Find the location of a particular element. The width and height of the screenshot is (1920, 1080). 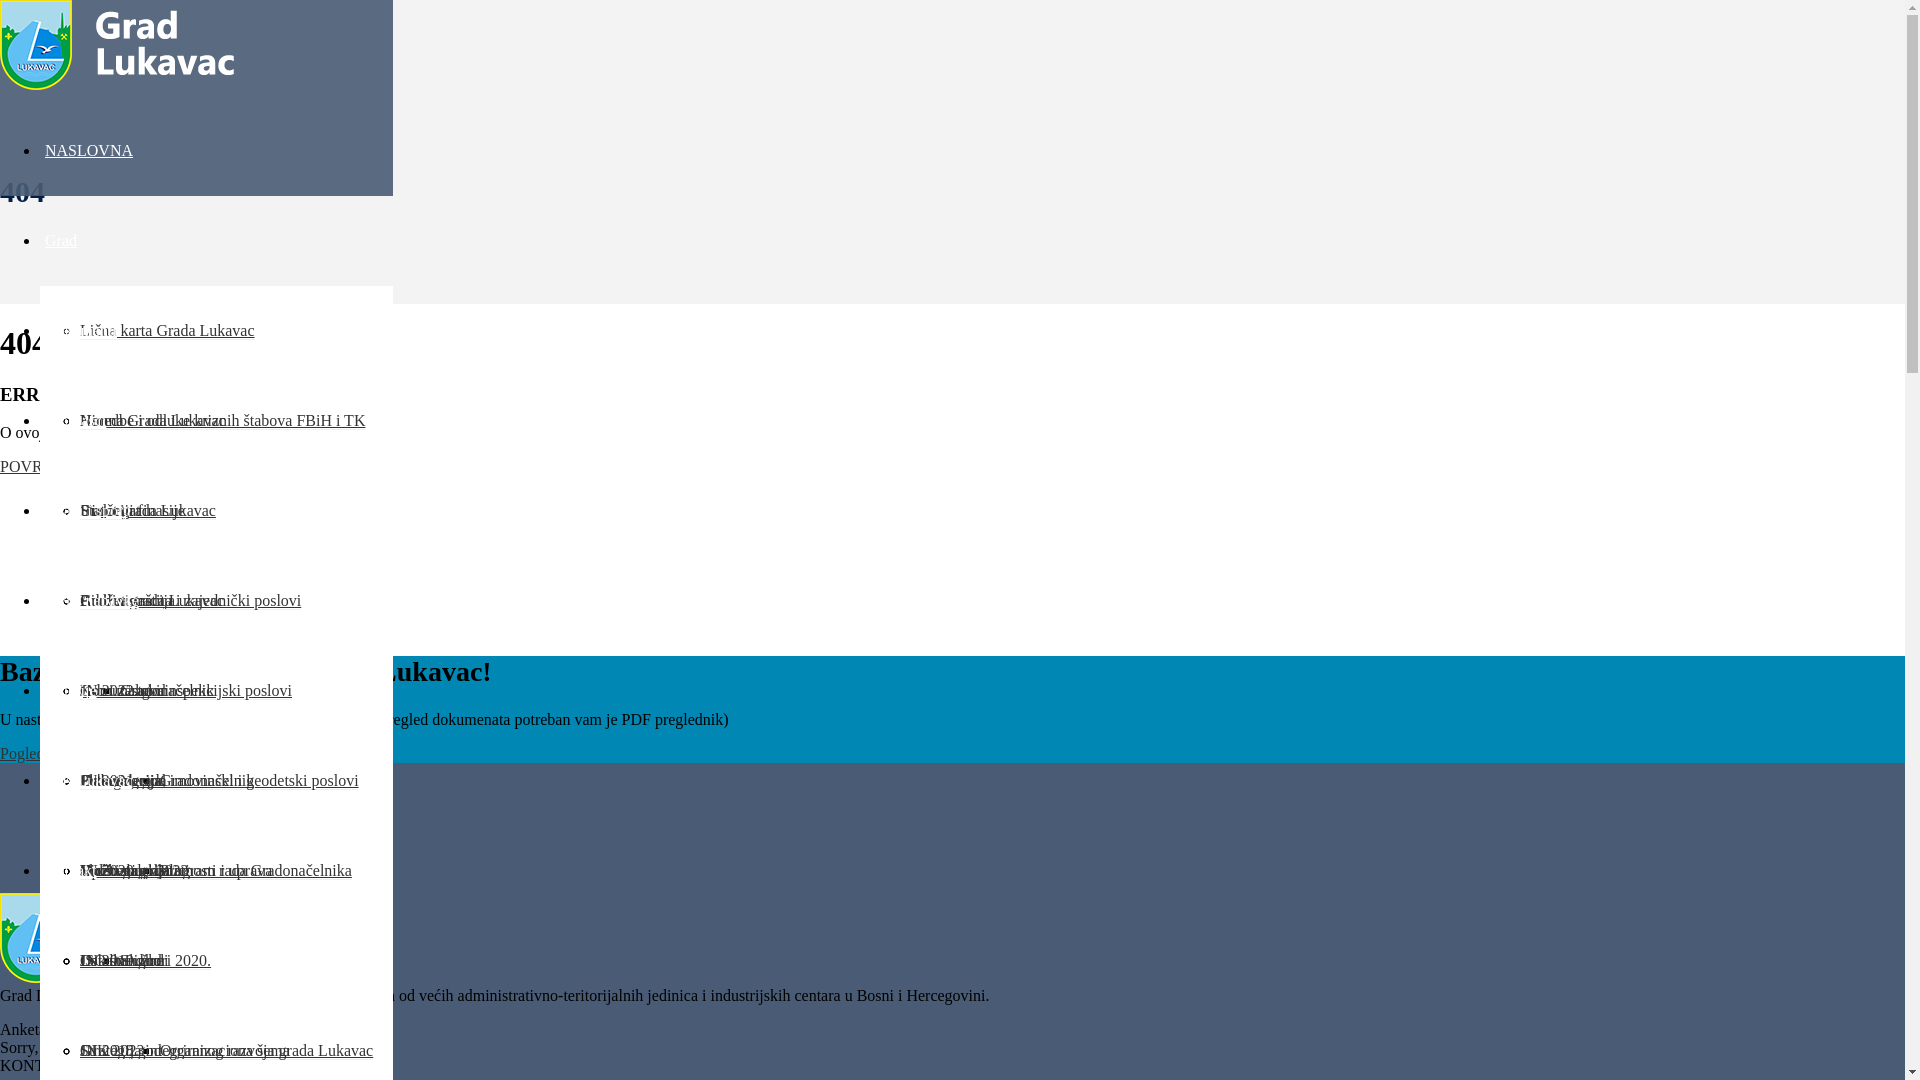

'POVRATAK NA NASLOVNU' is located at coordinates (99, 466).